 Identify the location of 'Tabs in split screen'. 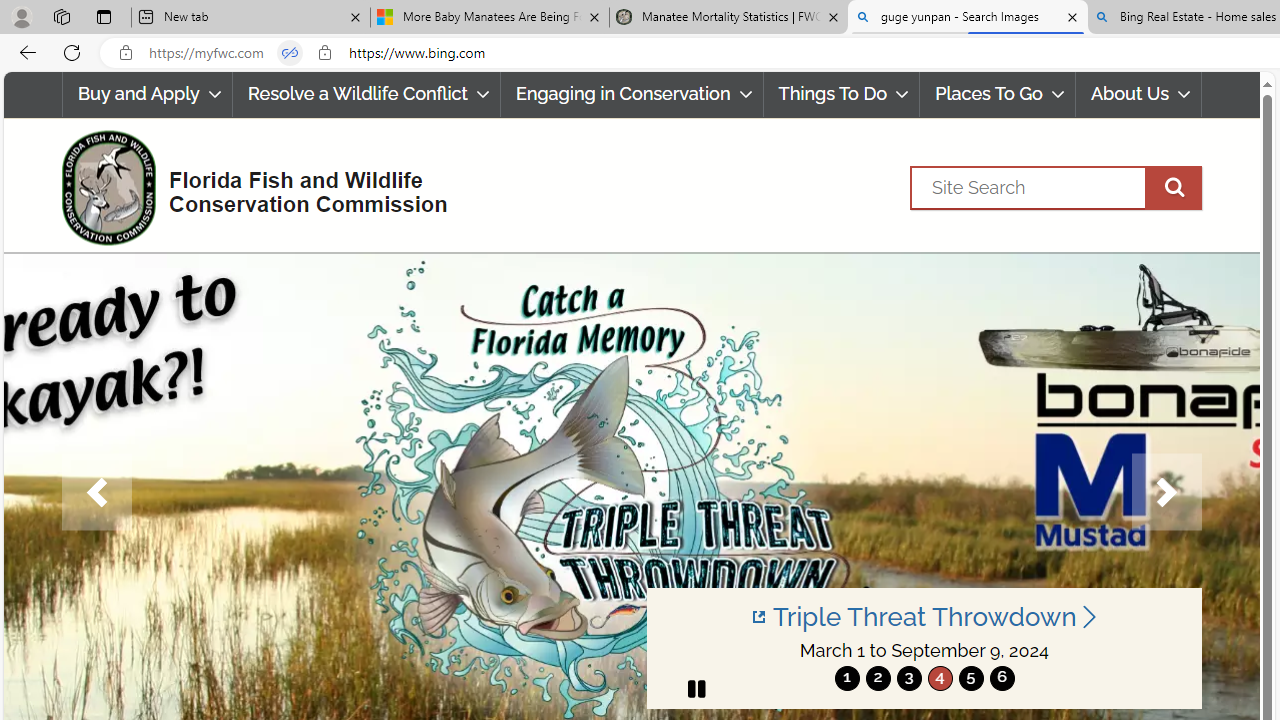
(288, 52).